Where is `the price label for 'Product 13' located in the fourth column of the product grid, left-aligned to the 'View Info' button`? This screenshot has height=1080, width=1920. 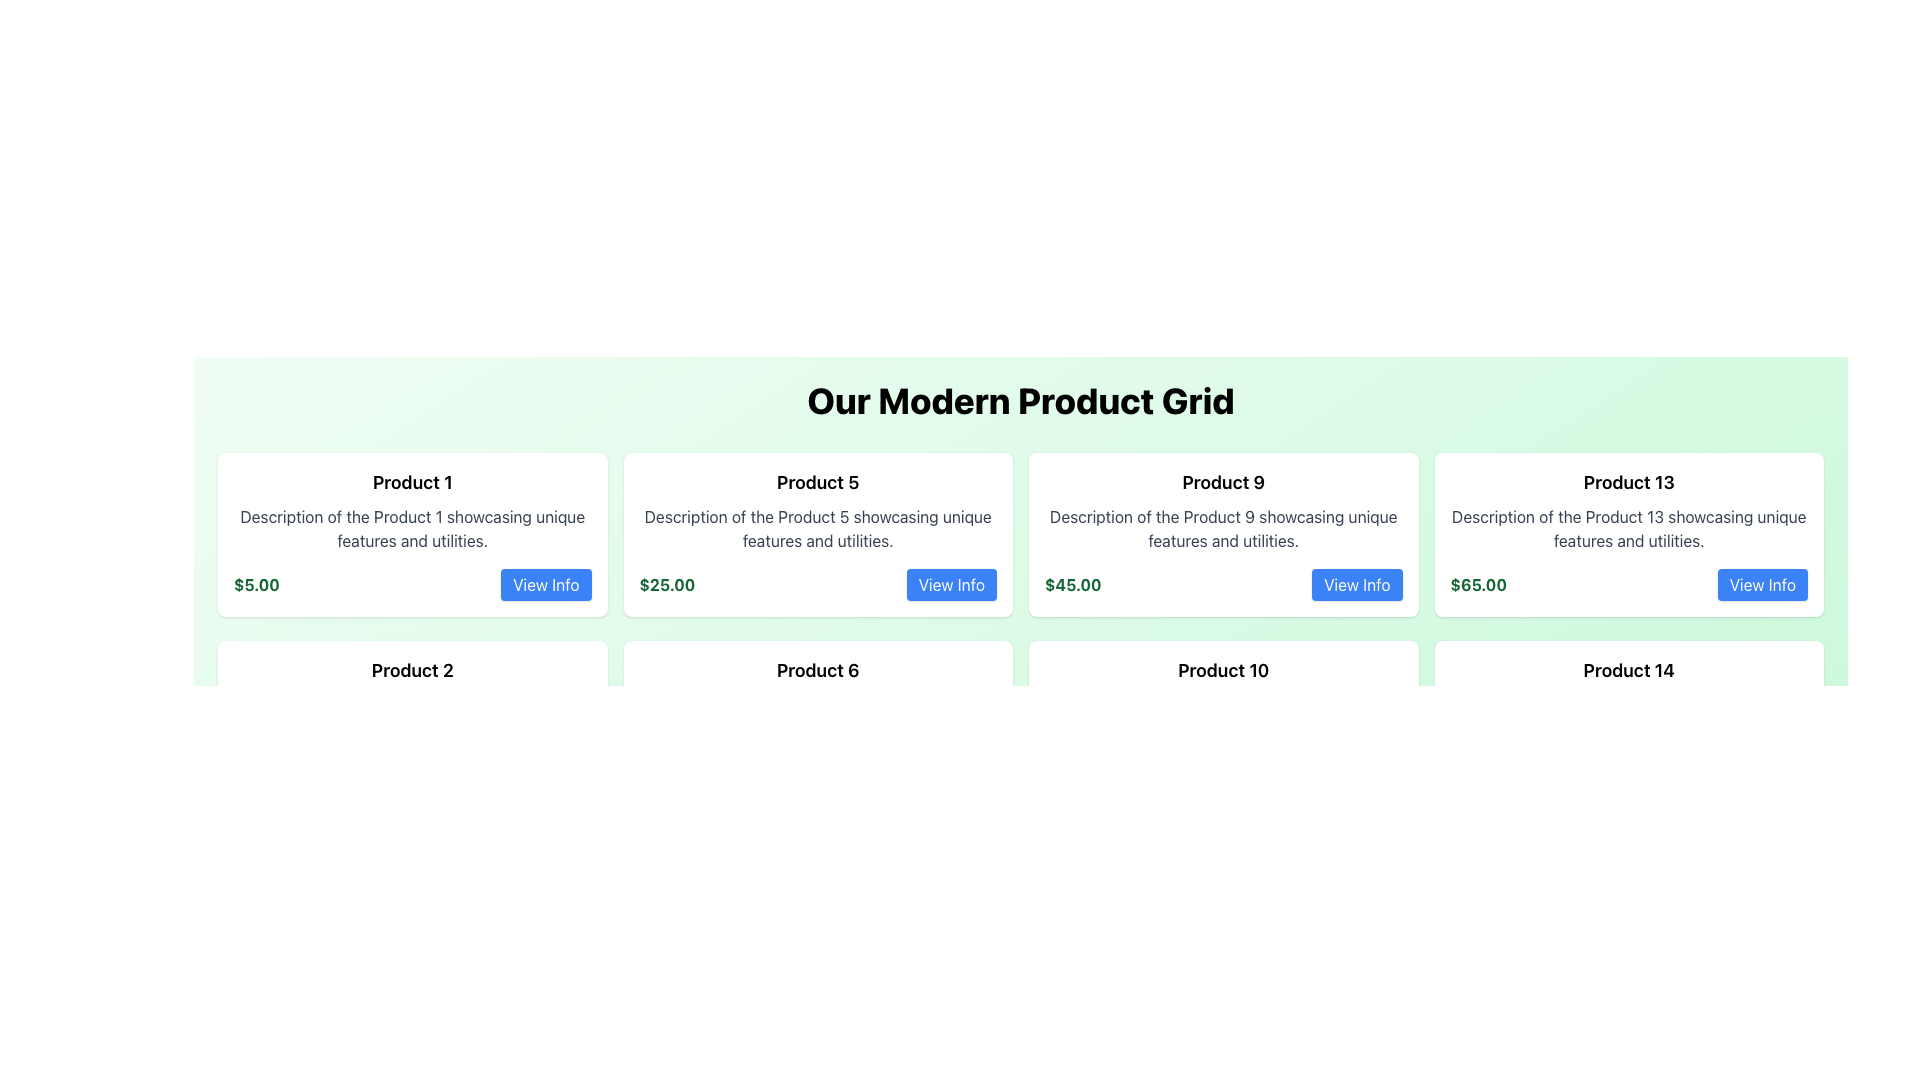
the price label for 'Product 13' located in the fourth column of the product grid, left-aligned to the 'View Info' button is located at coordinates (1478, 585).